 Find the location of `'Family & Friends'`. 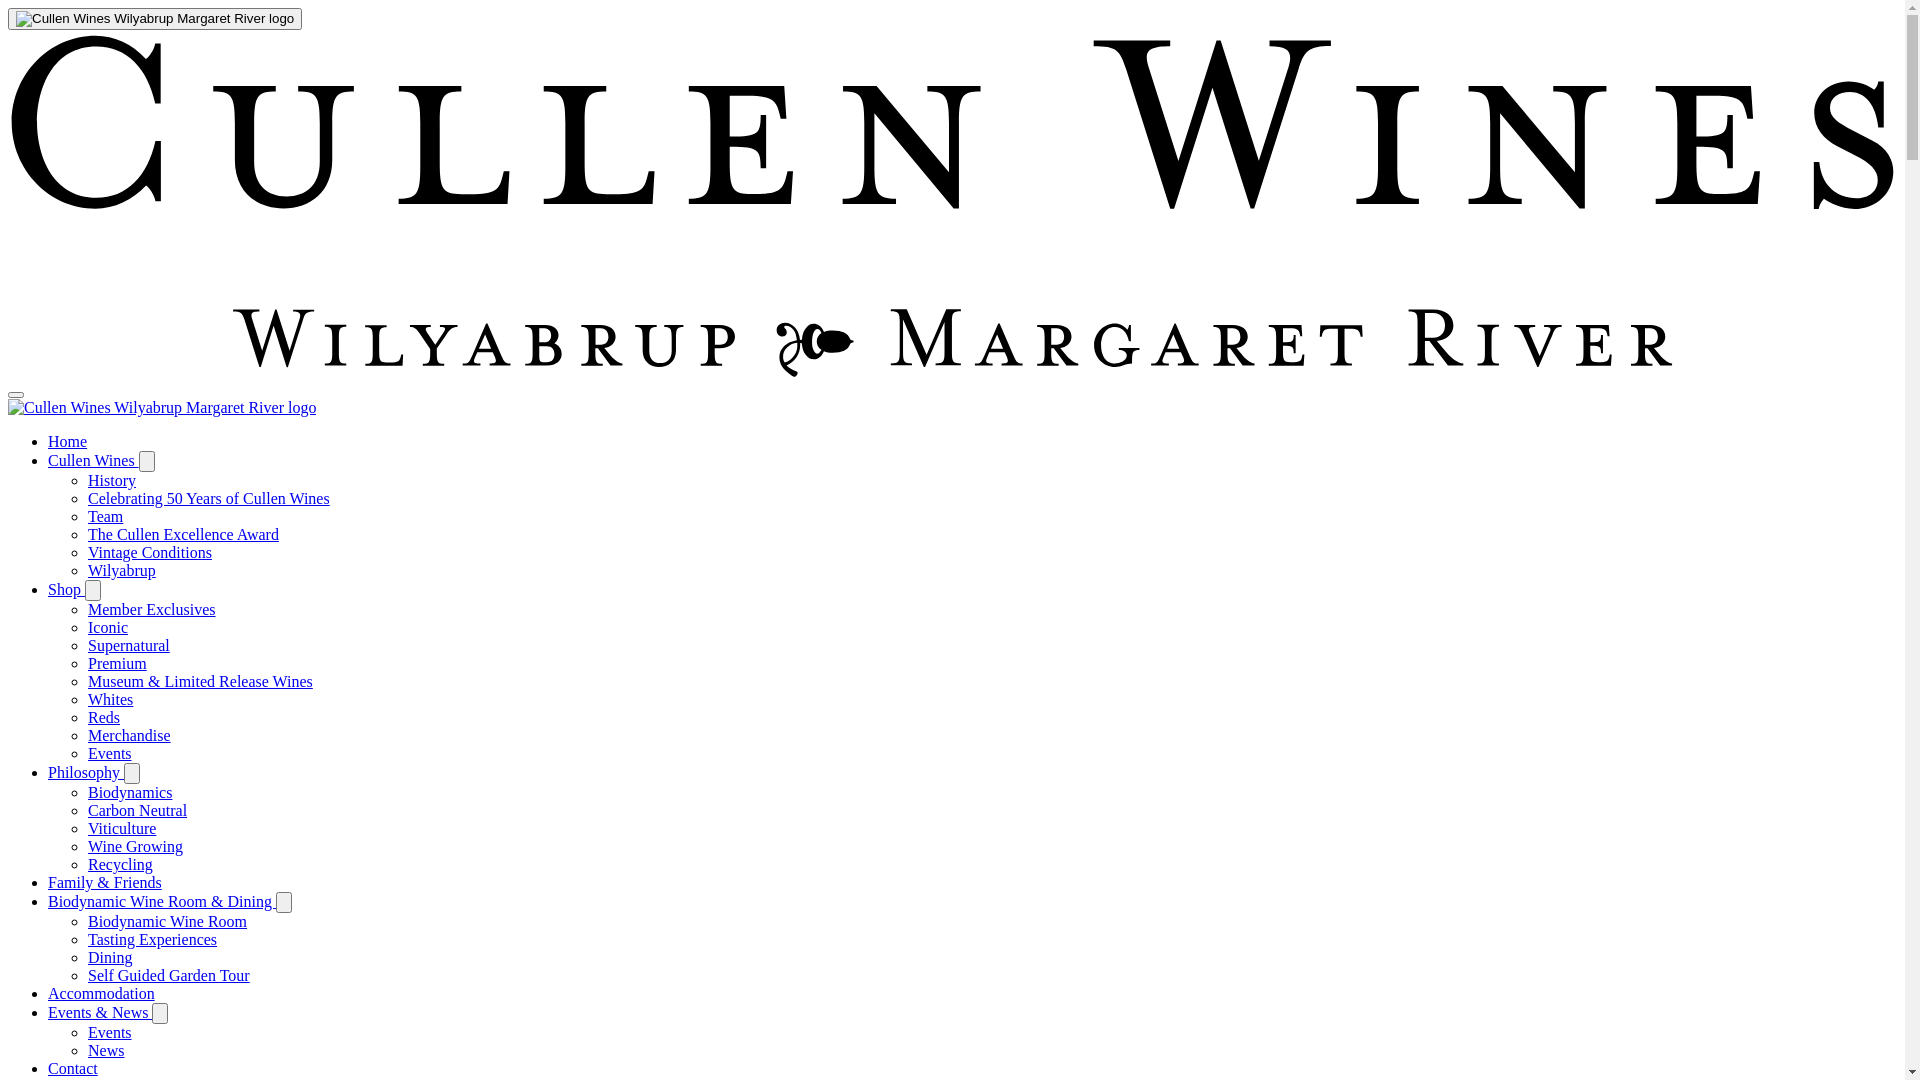

'Family & Friends' is located at coordinates (104, 881).